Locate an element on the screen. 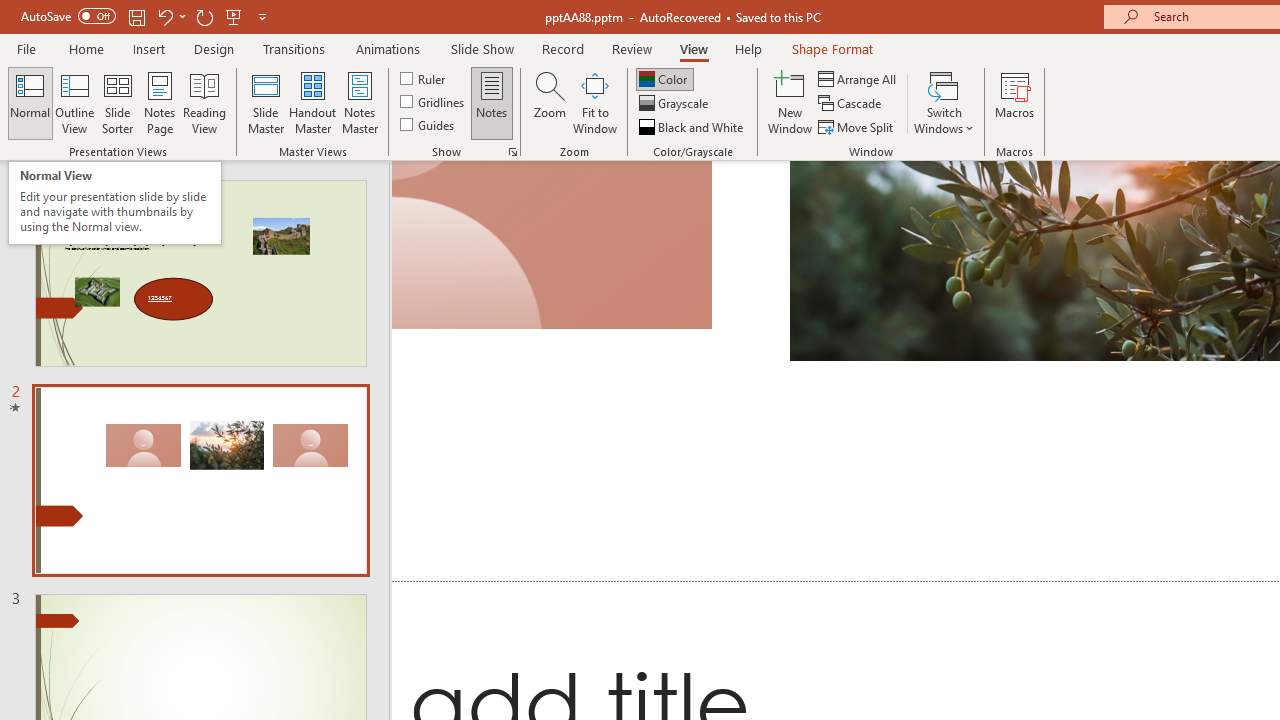 The width and height of the screenshot is (1280, 720). 'Cascade' is located at coordinates (851, 103).